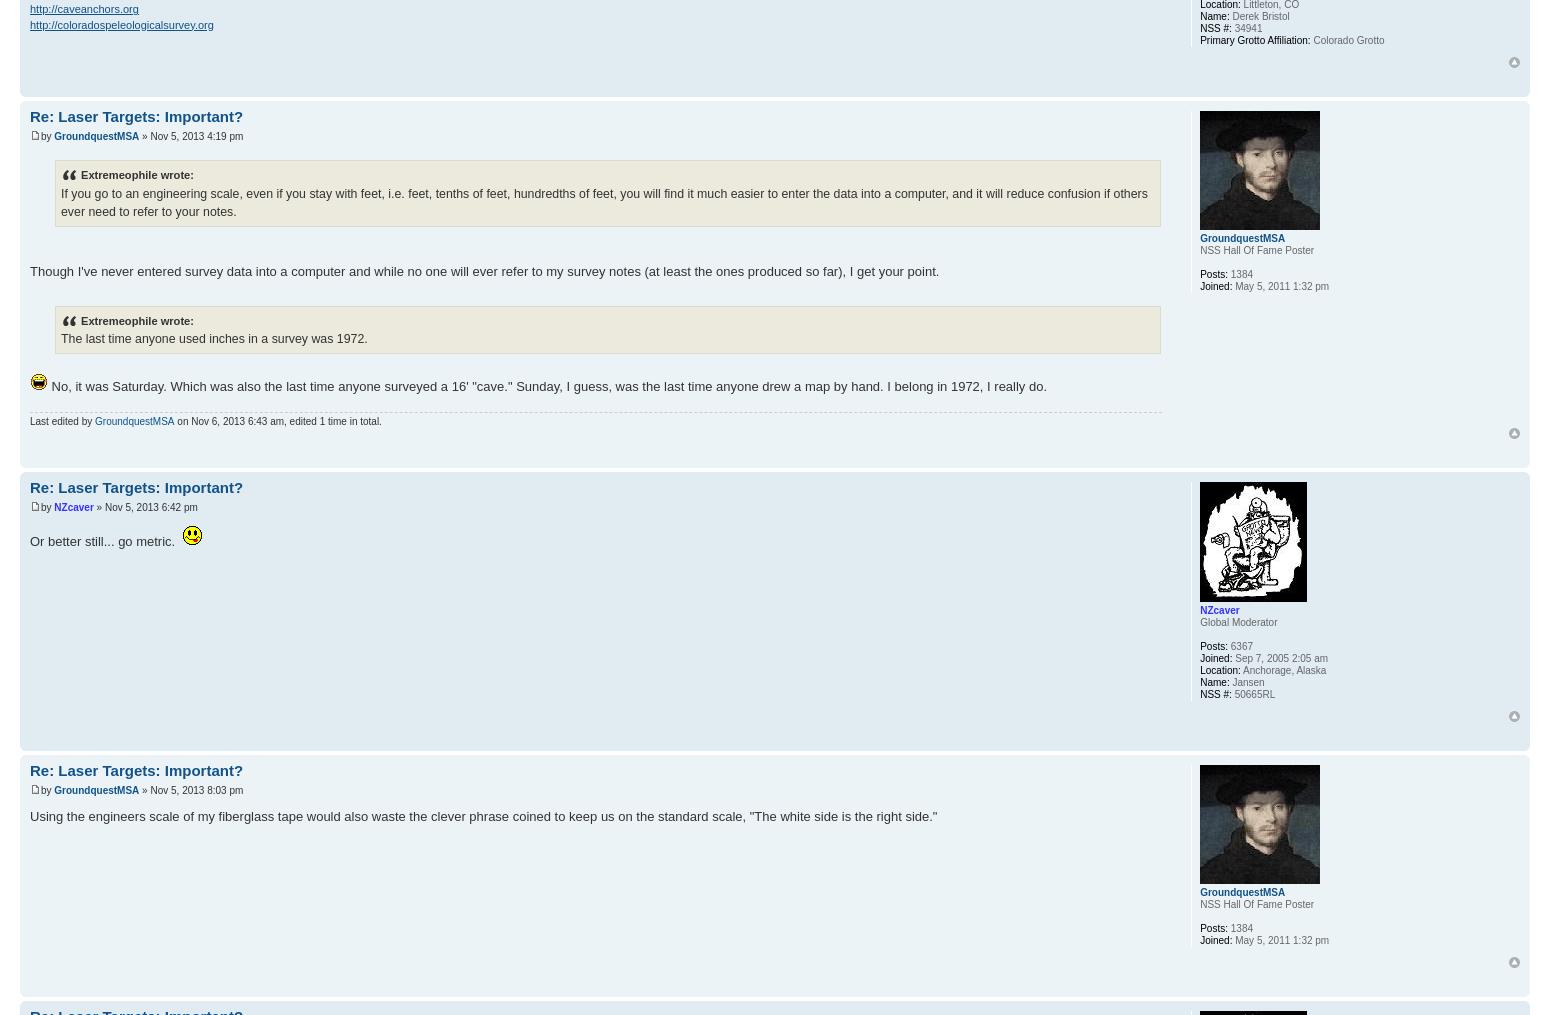 This screenshot has width=1550, height=1015. I want to click on 'If you go to an engineering scale, even if you stay with feet, i.e. feet, tenths of feet, hundredths of feet, you will find it much easier to enter the data into a computer, and it will reduce confusion if others ever need to refer to your notes.', so click(604, 200).